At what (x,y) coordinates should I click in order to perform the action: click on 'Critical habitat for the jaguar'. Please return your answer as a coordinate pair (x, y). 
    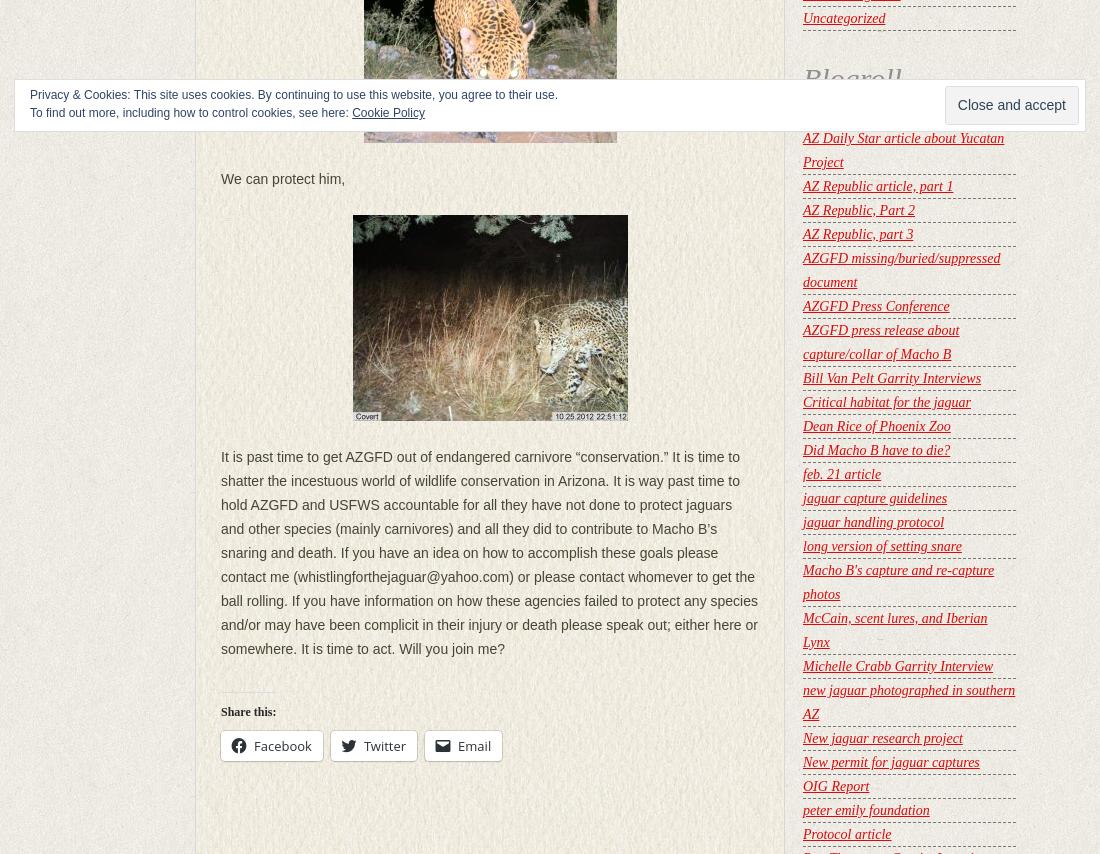
    Looking at the image, I should click on (886, 402).